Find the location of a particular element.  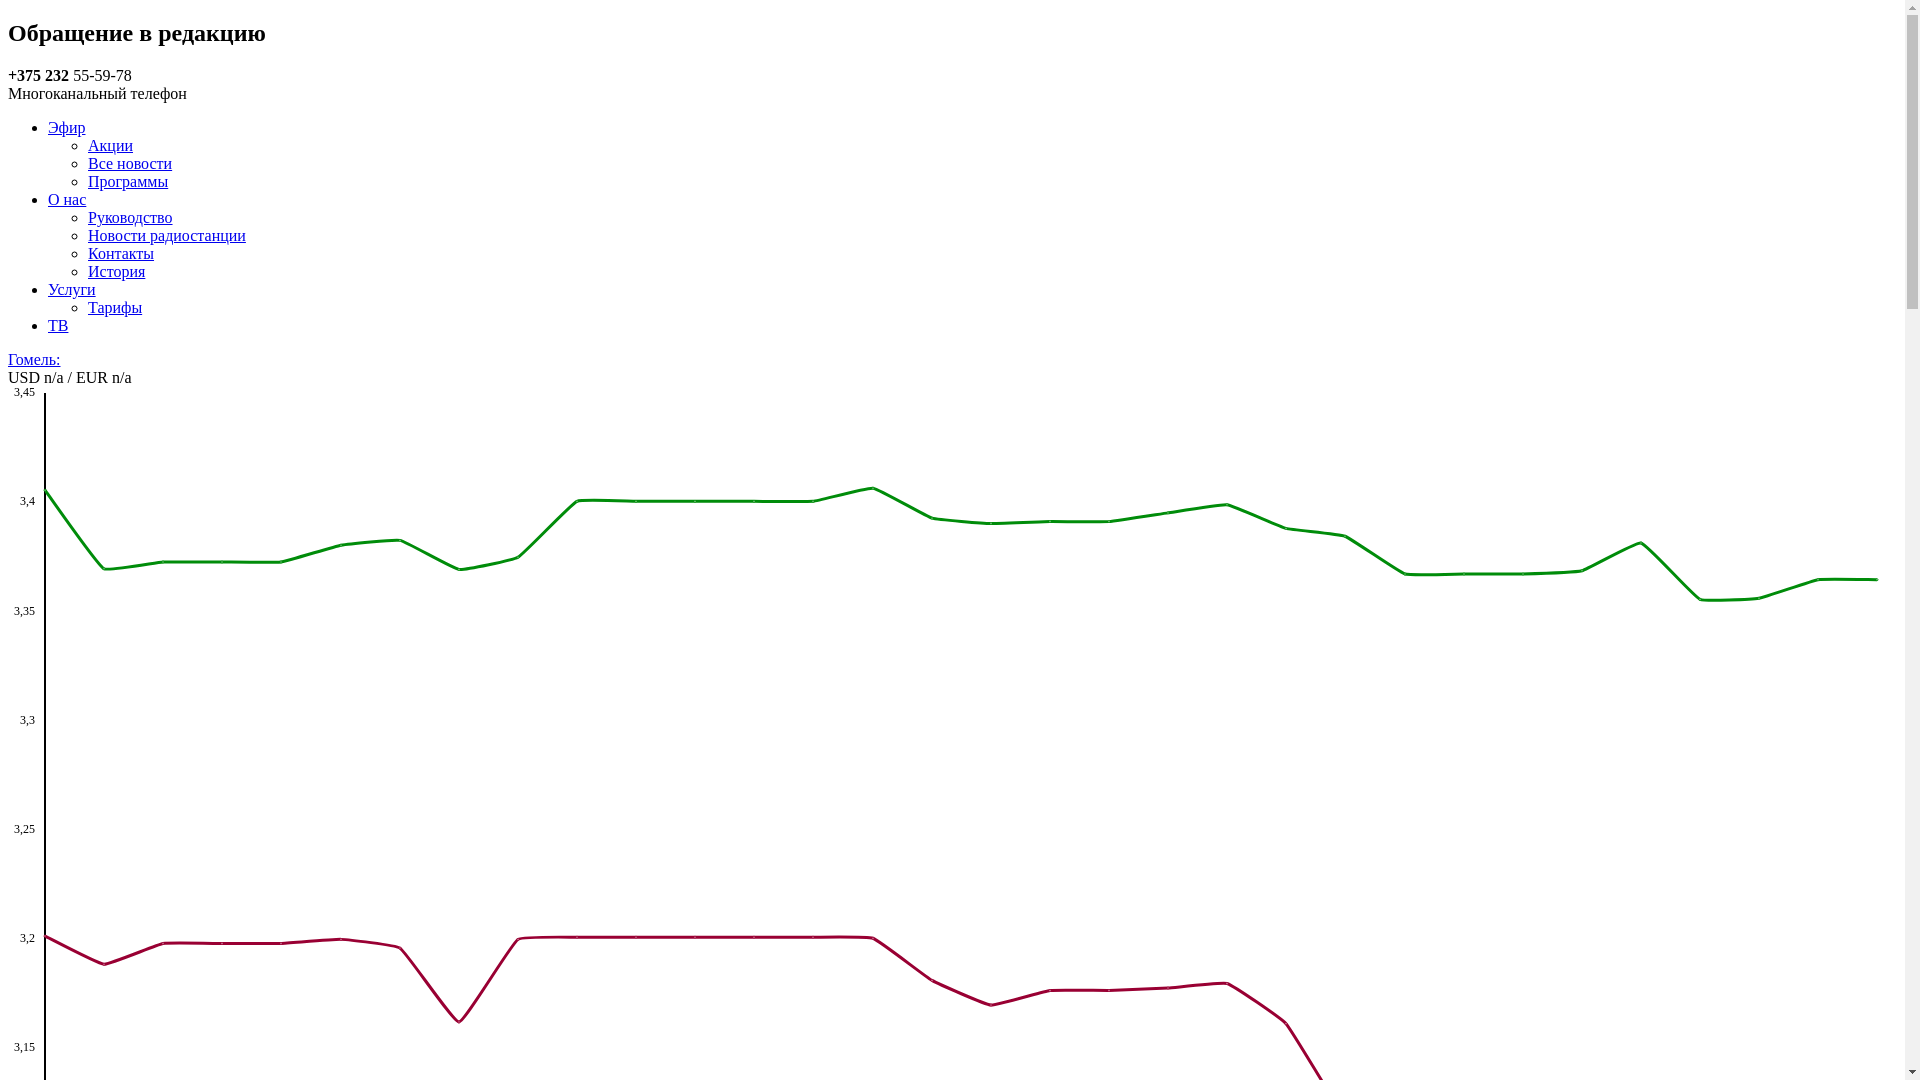

'USD n/a / EUR n/a' is located at coordinates (8, 377).